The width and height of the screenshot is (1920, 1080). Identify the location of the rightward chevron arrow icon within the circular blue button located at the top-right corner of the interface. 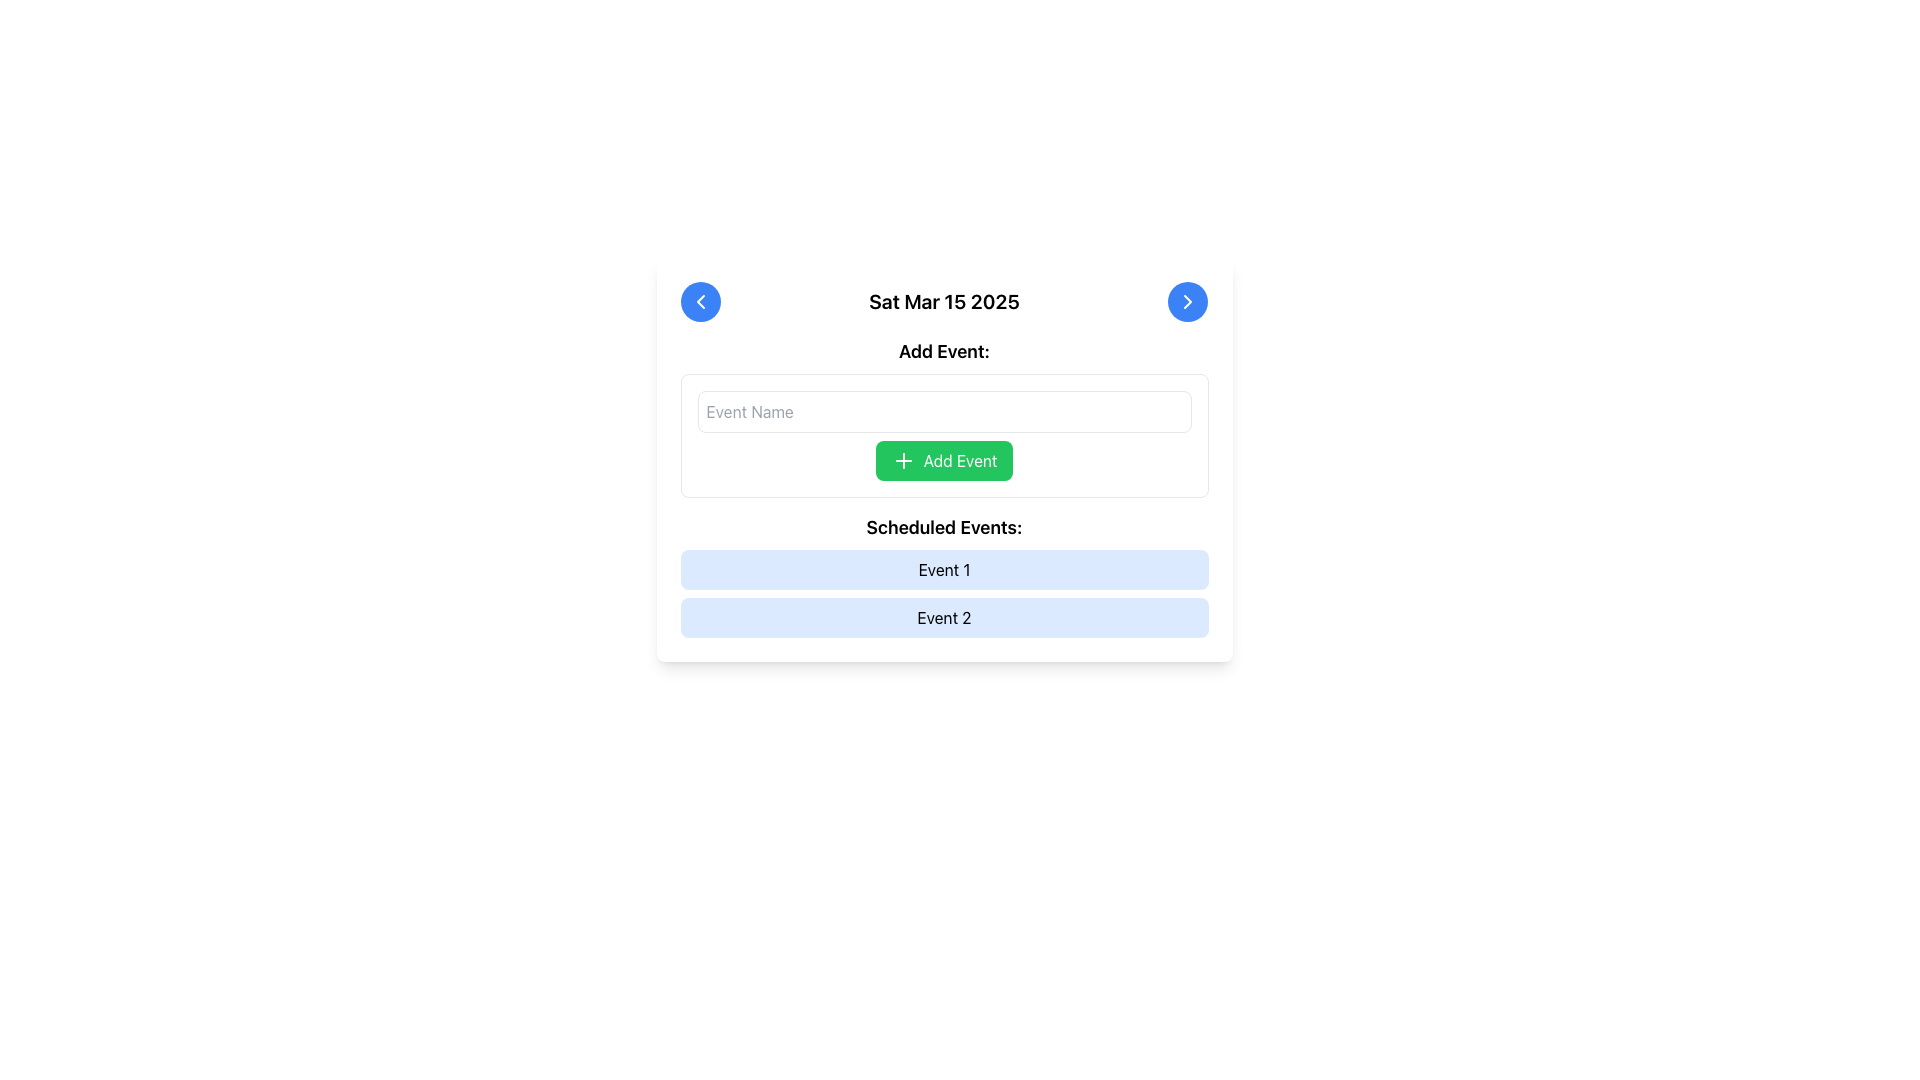
(1188, 301).